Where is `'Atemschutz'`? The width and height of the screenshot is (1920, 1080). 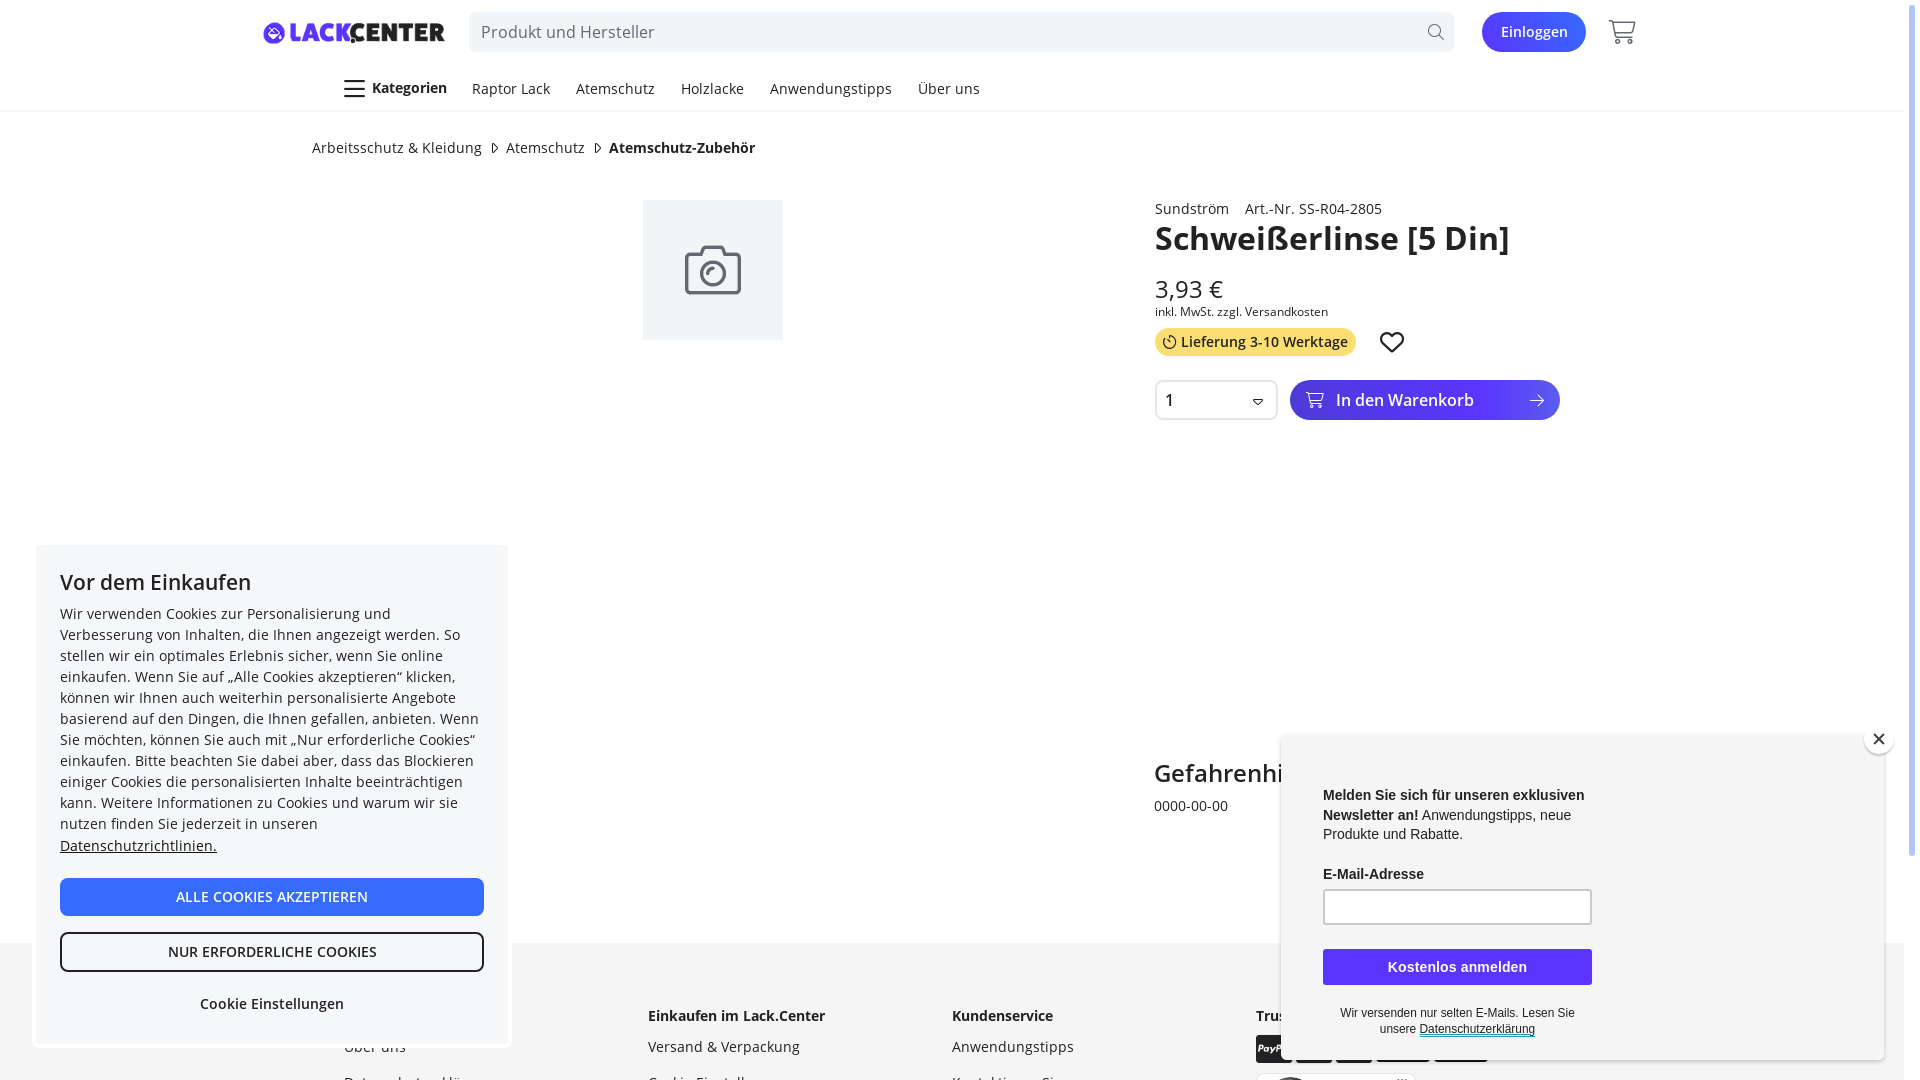 'Atemschutz' is located at coordinates (505, 146).